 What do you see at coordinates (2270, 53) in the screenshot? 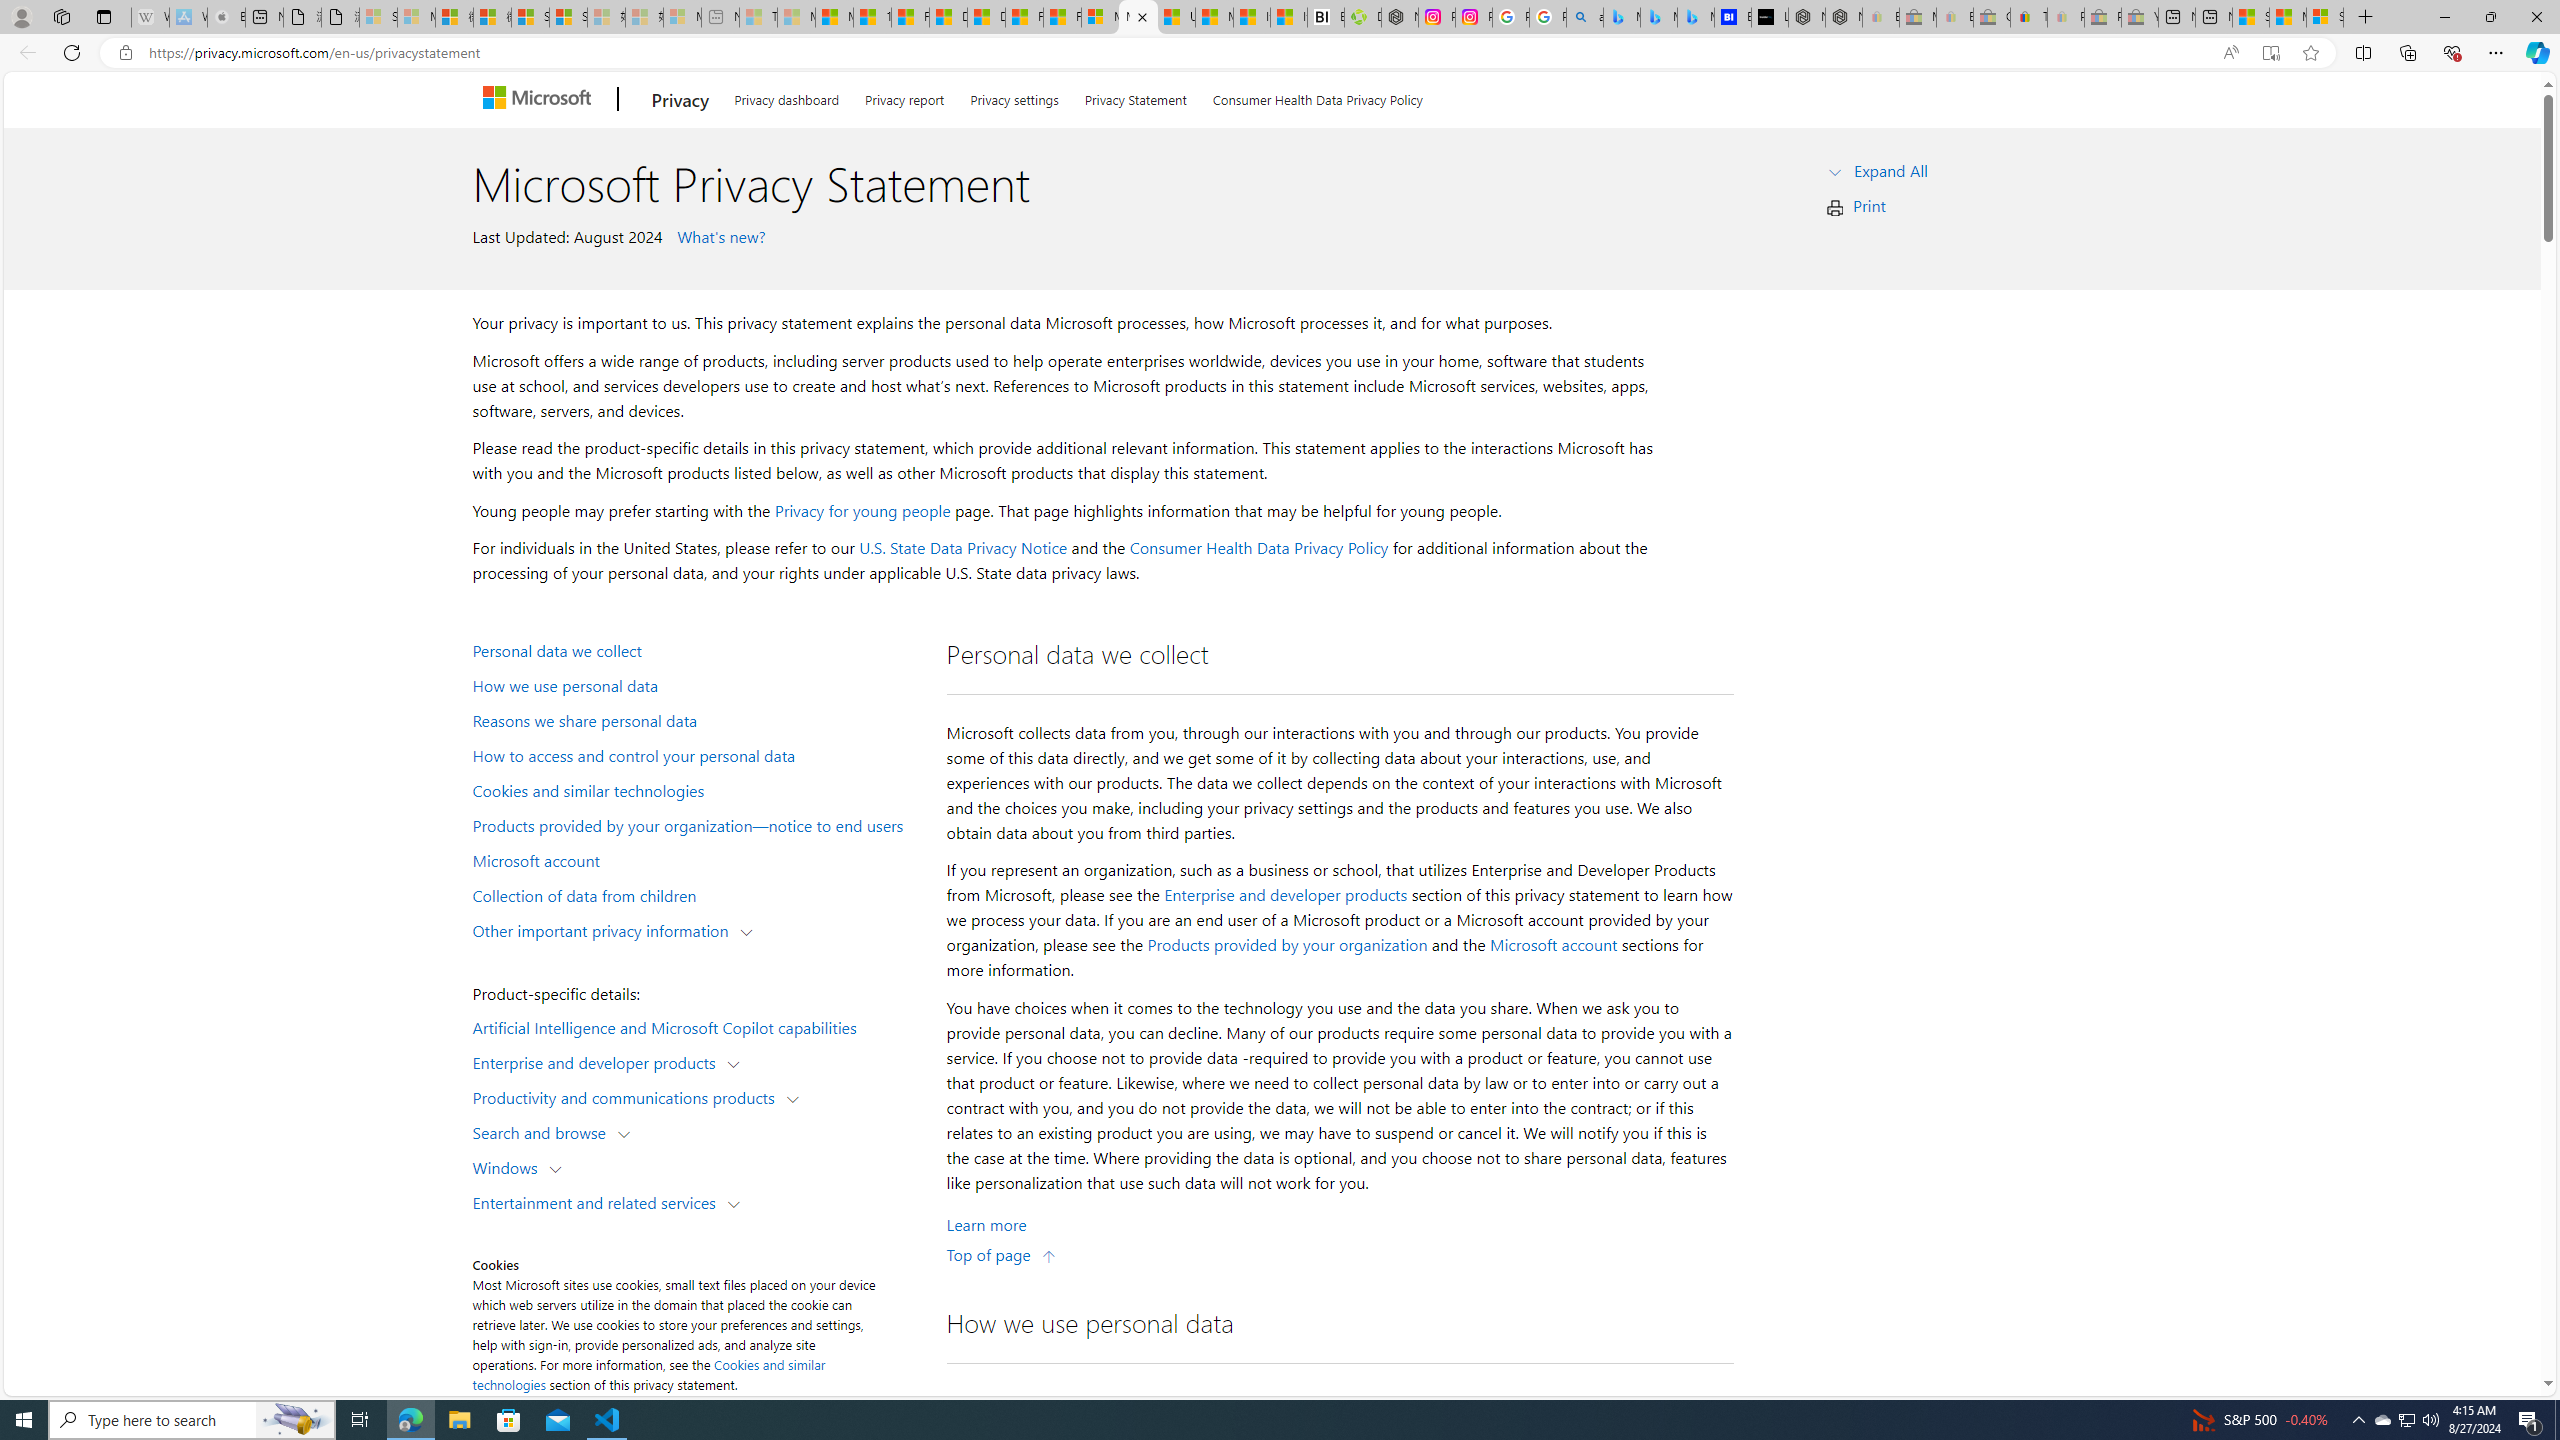
I see `'Enter Immersive Reader (F9)'` at bounding box center [2270, 53].